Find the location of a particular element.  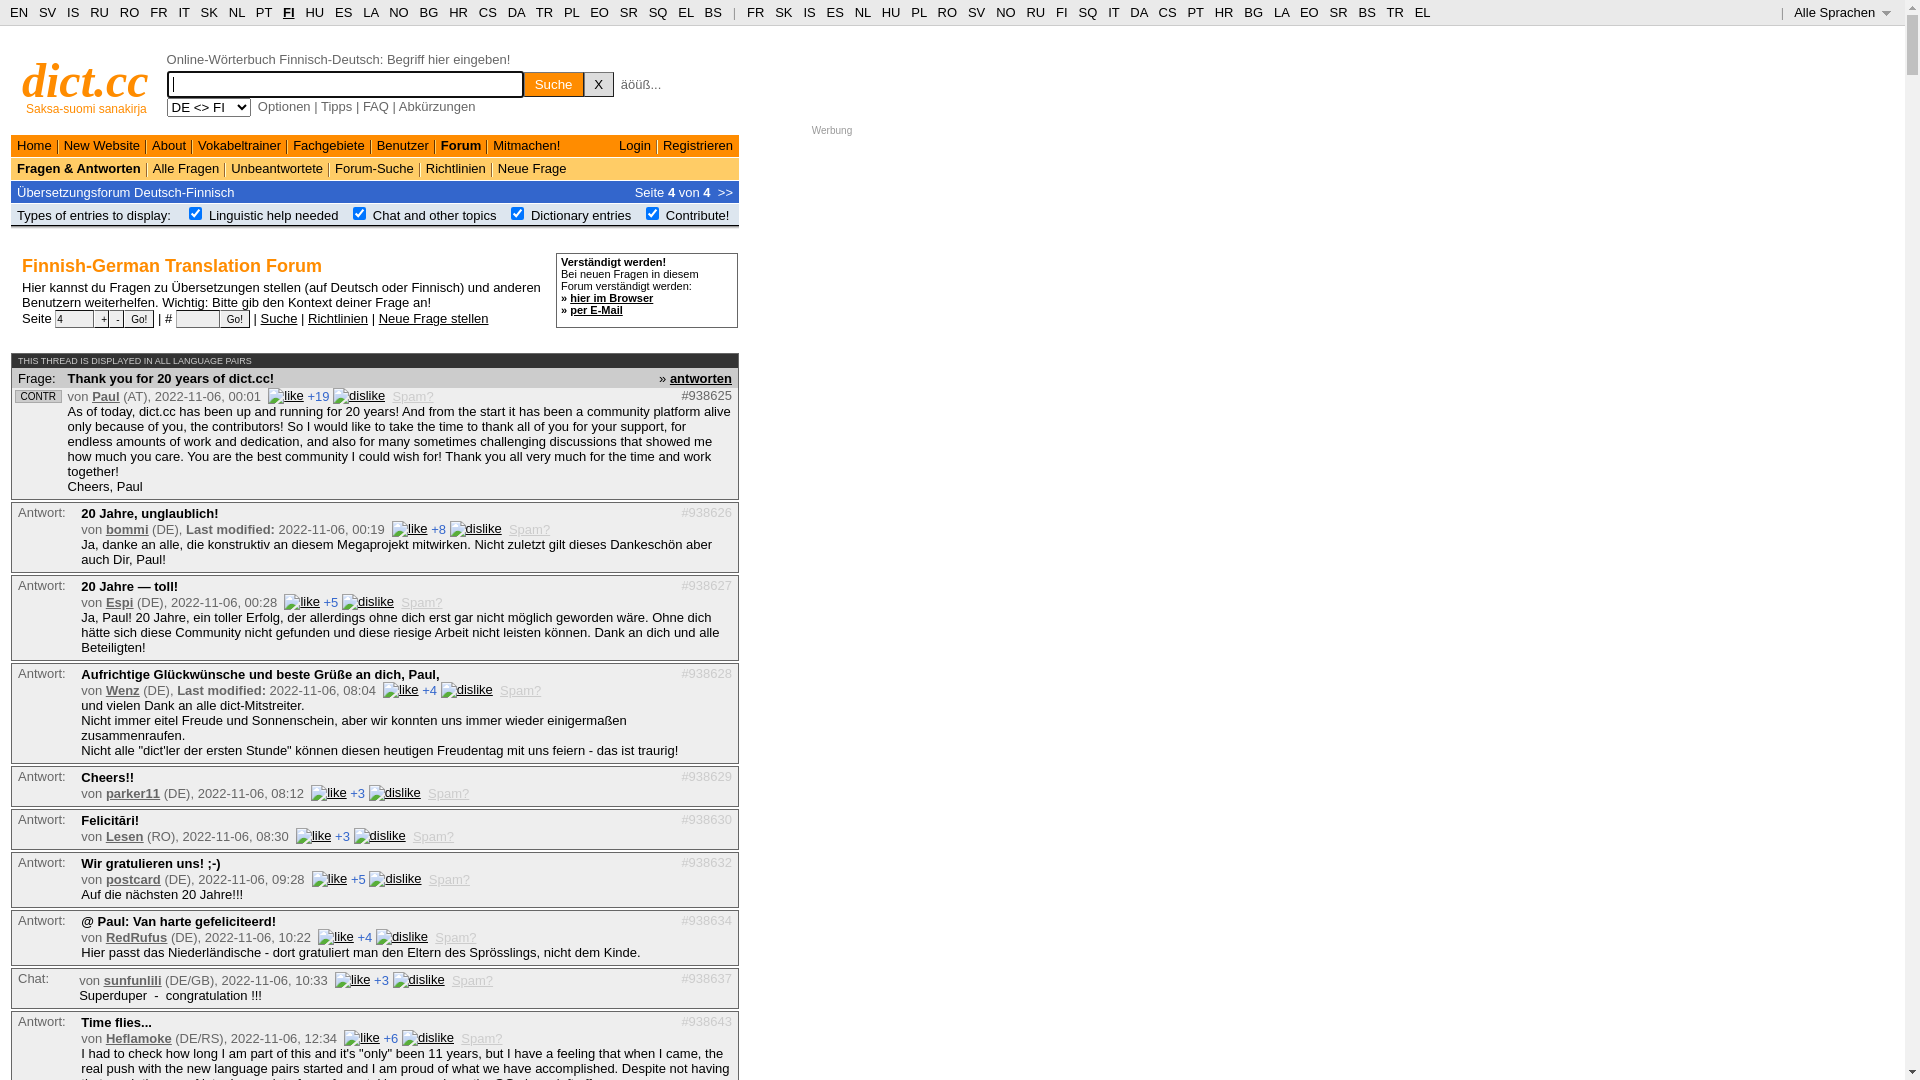

'ES' is located at coordinates (826, 12).